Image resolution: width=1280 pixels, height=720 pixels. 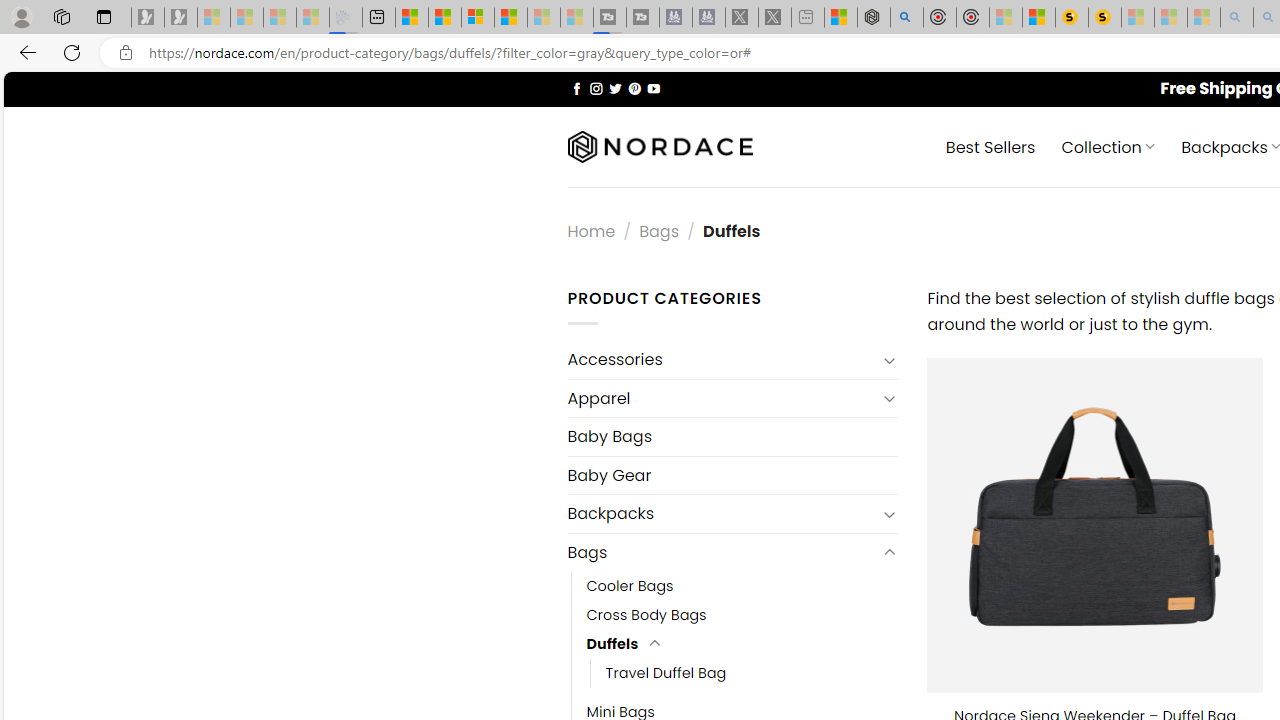 I want to click on ' Best Sellers', so click(x=990, y=145).